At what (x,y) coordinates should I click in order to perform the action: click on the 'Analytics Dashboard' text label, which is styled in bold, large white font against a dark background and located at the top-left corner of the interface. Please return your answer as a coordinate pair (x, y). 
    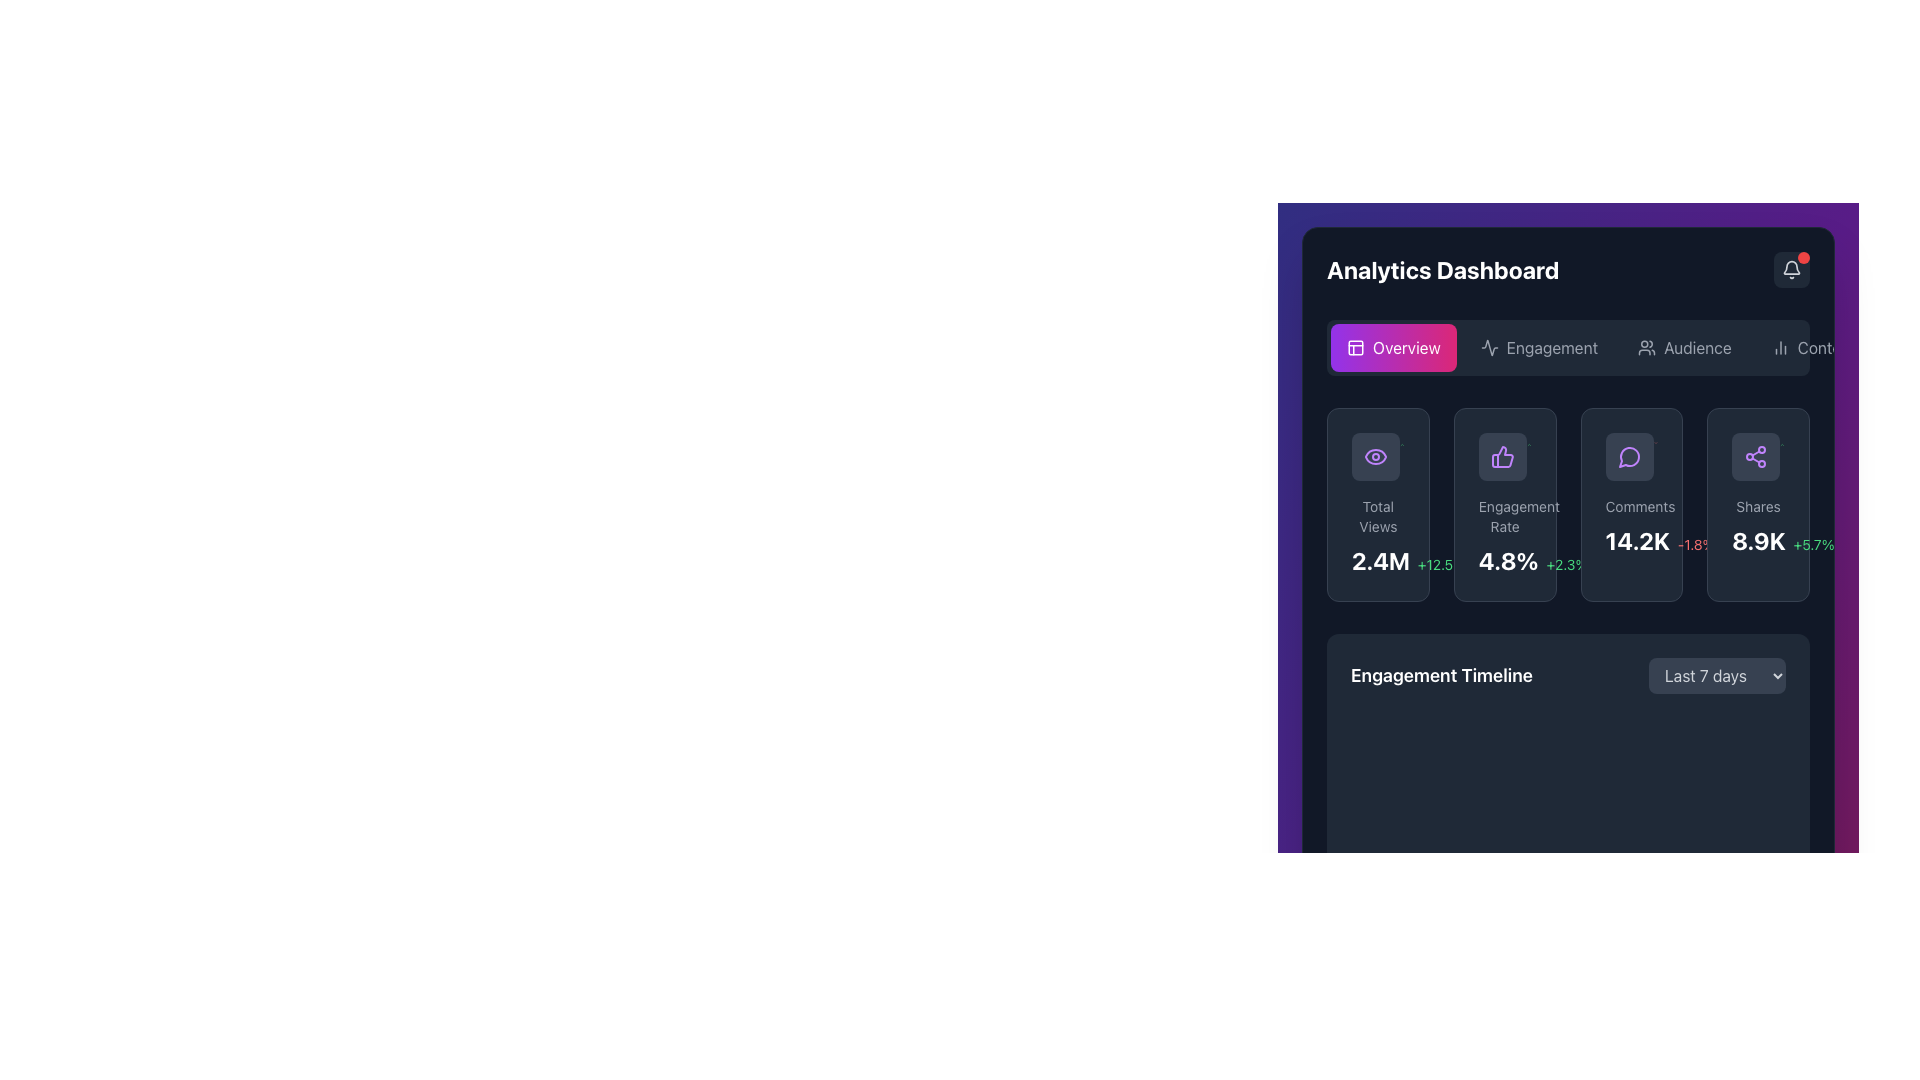
    Looking at the image, I should click on (1443, 270).